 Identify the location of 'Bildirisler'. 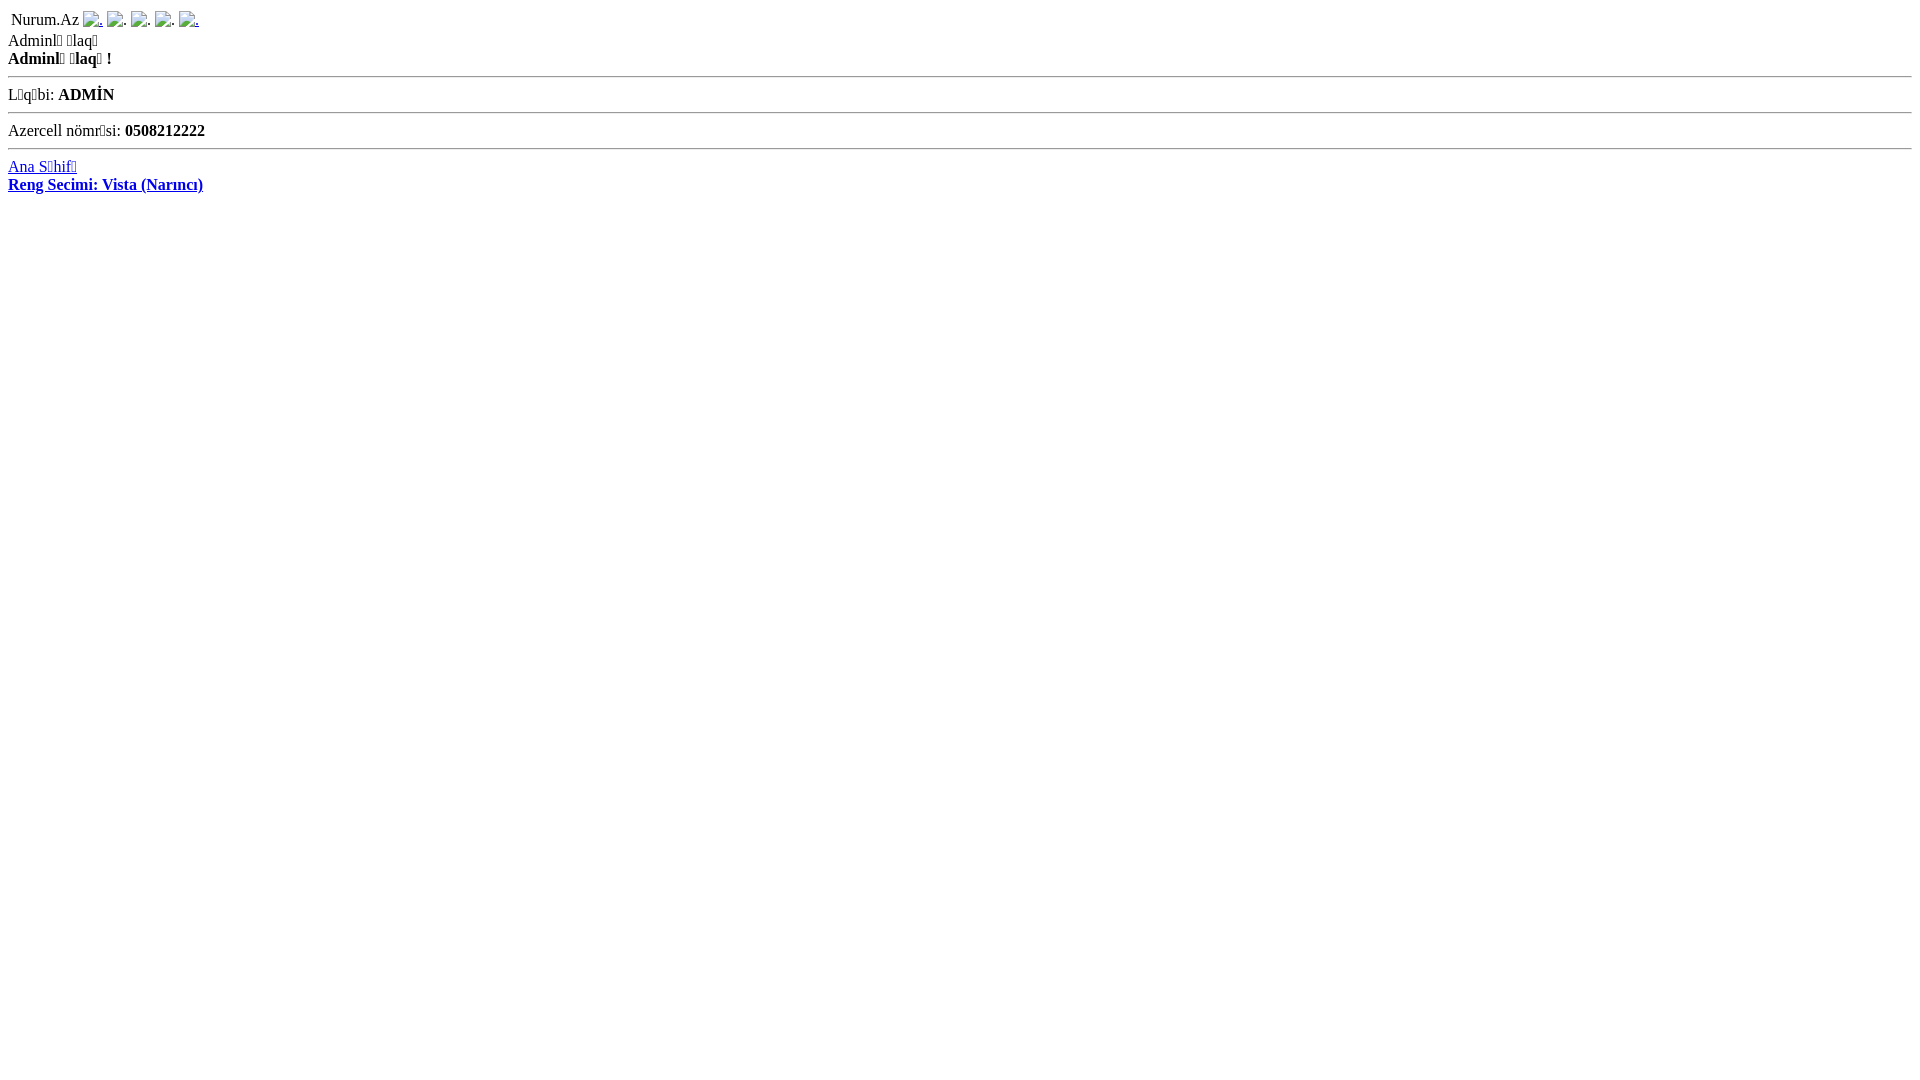
(139, 19).